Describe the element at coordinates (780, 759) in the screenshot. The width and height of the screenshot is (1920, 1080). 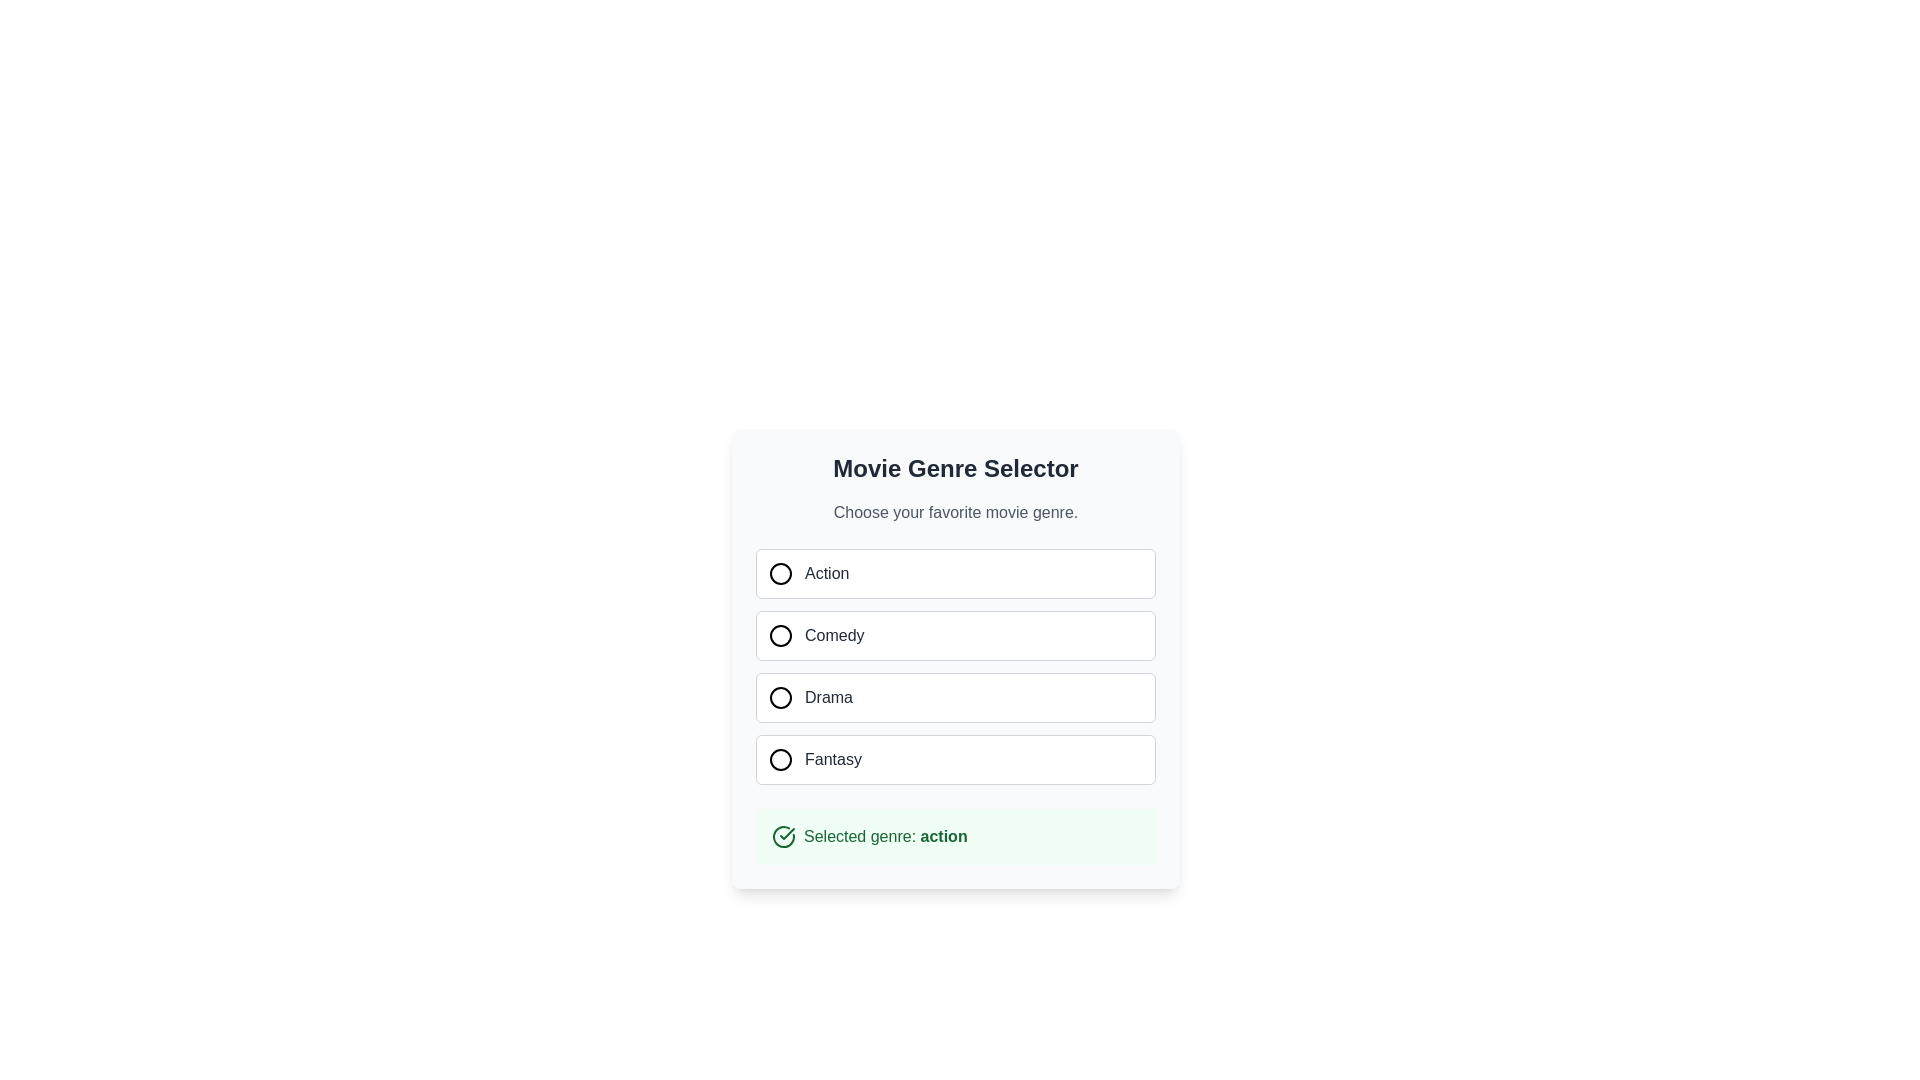
I see `the 'Fantasy' radio button, which is the last option in a vertical list of radio buttons` at that location.